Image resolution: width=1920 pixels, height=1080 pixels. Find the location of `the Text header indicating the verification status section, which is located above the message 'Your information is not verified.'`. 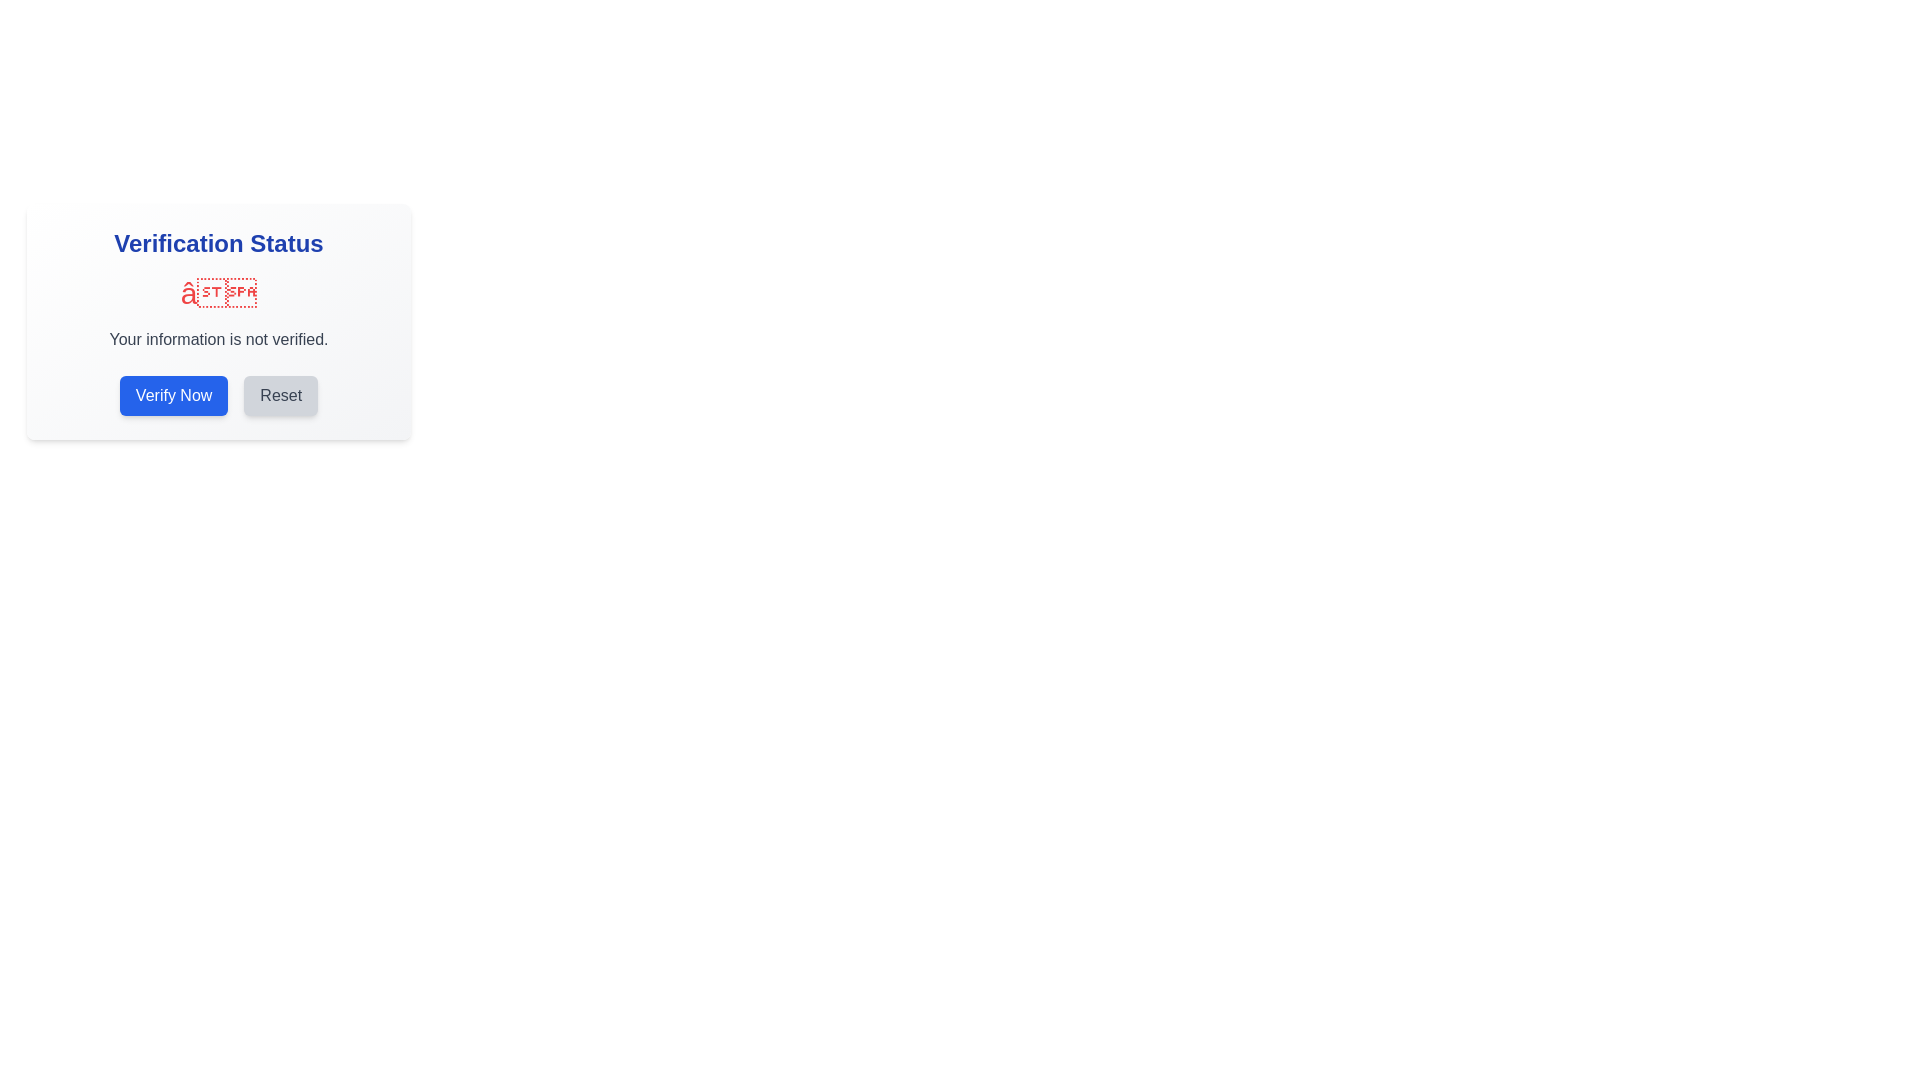

the Text header indicating the verification status section, which is located above the message 'Your information is not verified.' is located at coordinates (219, 242).